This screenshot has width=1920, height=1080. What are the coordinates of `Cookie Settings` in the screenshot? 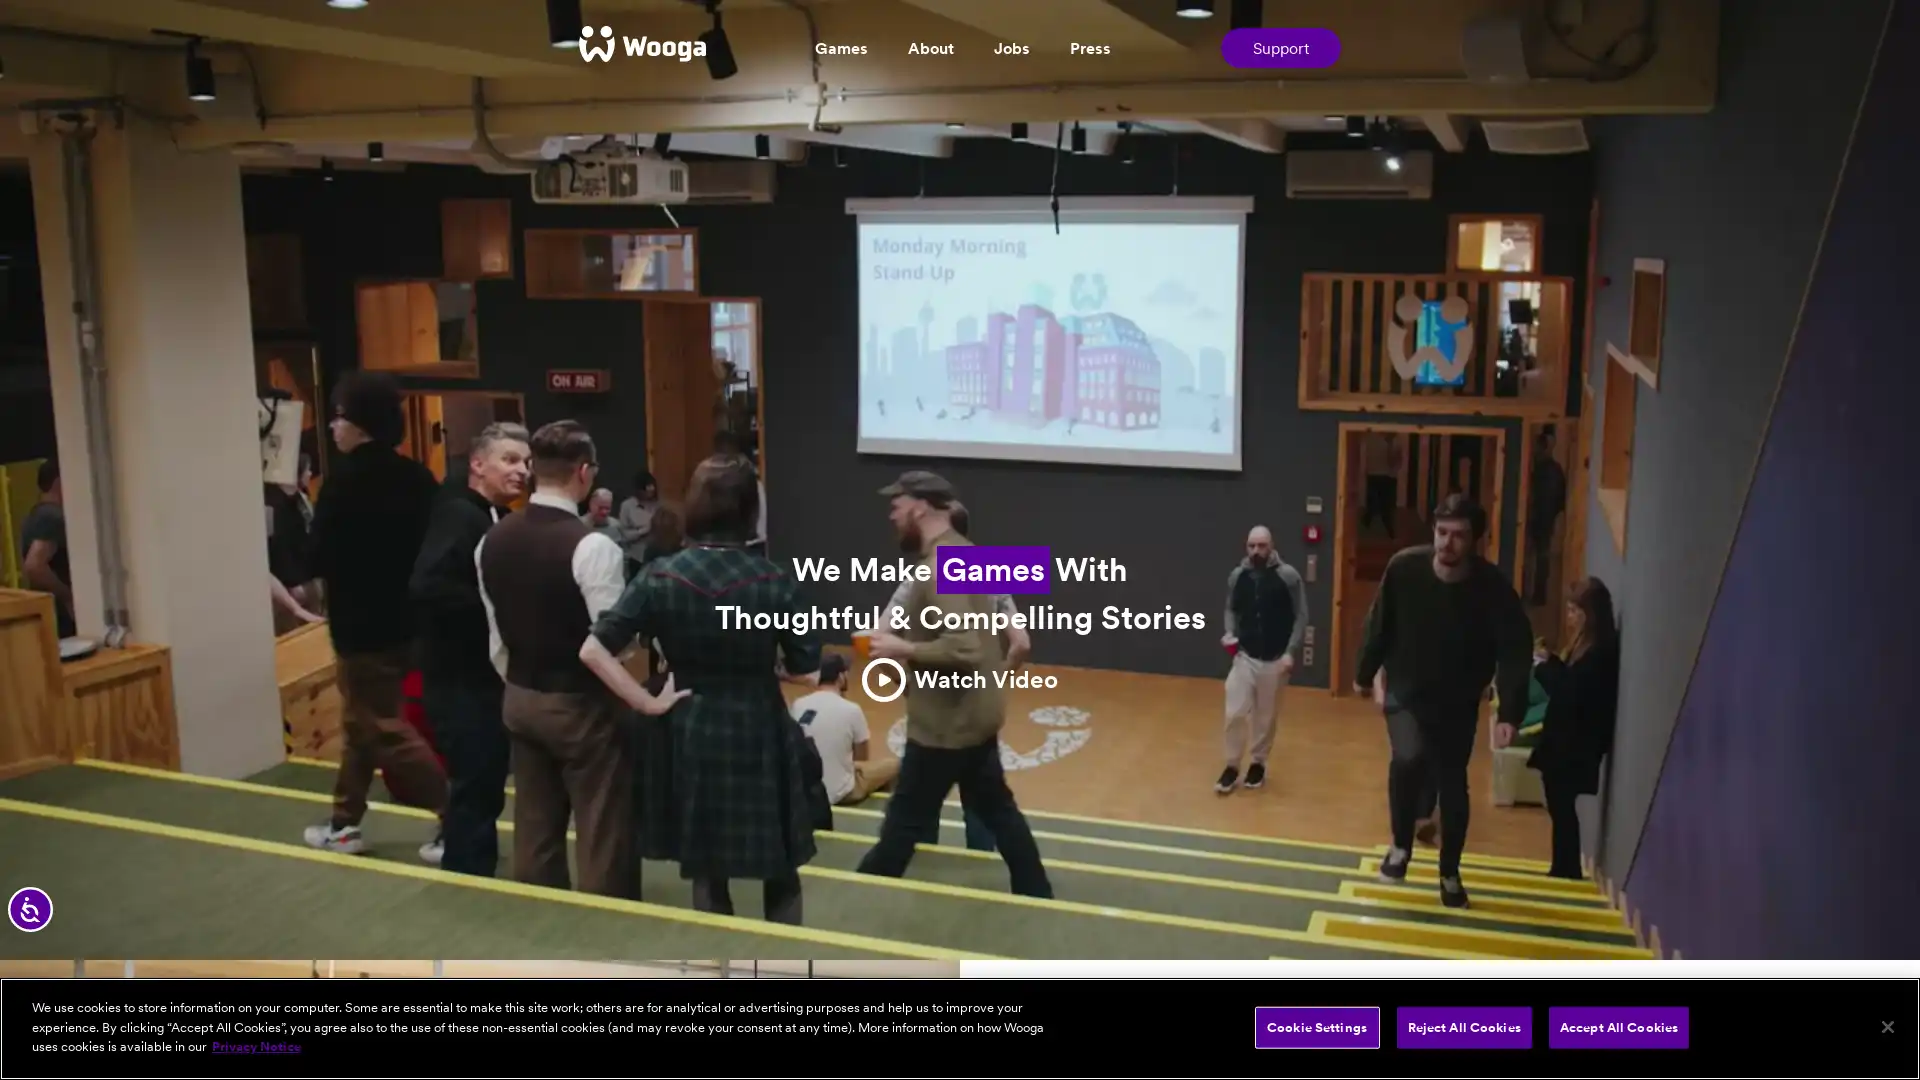 It's located at (1316, 1026).